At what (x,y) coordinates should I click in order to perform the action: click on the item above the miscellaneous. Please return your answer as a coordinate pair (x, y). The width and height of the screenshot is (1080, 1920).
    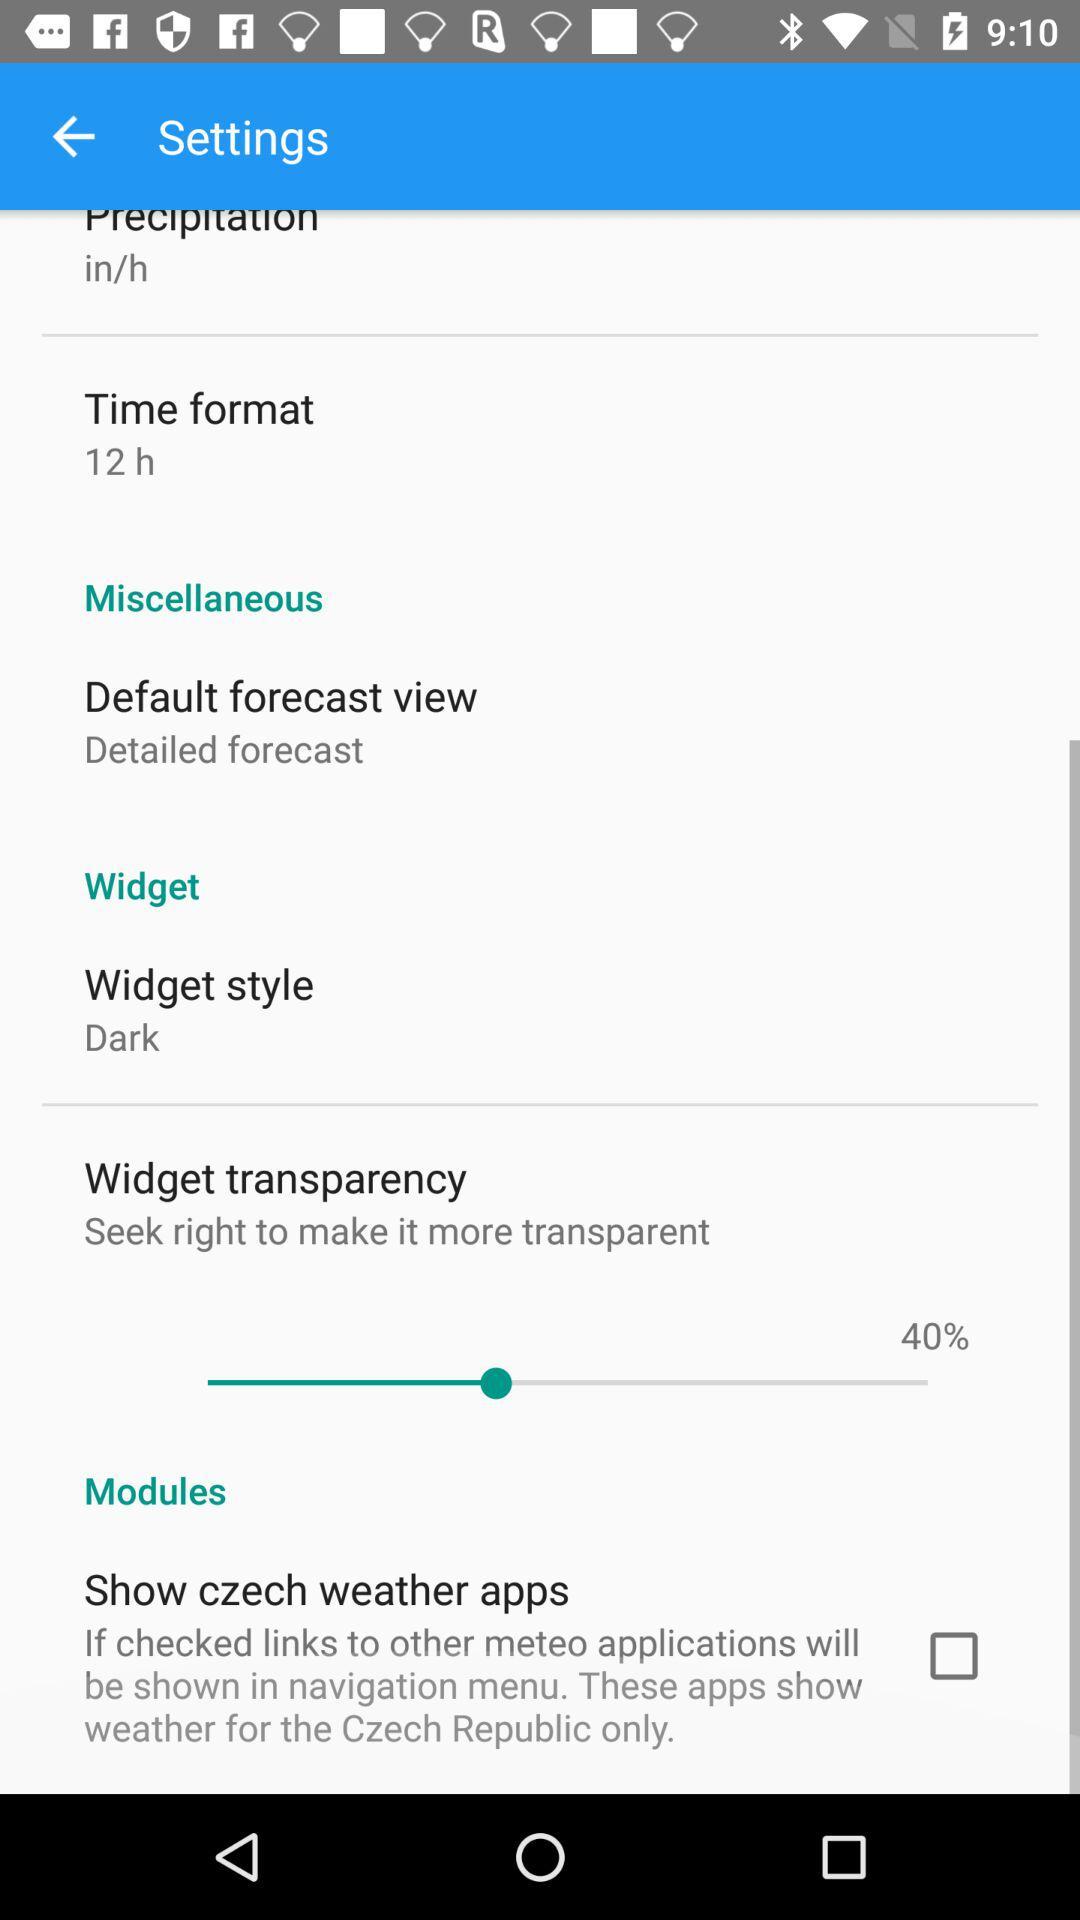
    Looking at the image, I should click on (119, 459).